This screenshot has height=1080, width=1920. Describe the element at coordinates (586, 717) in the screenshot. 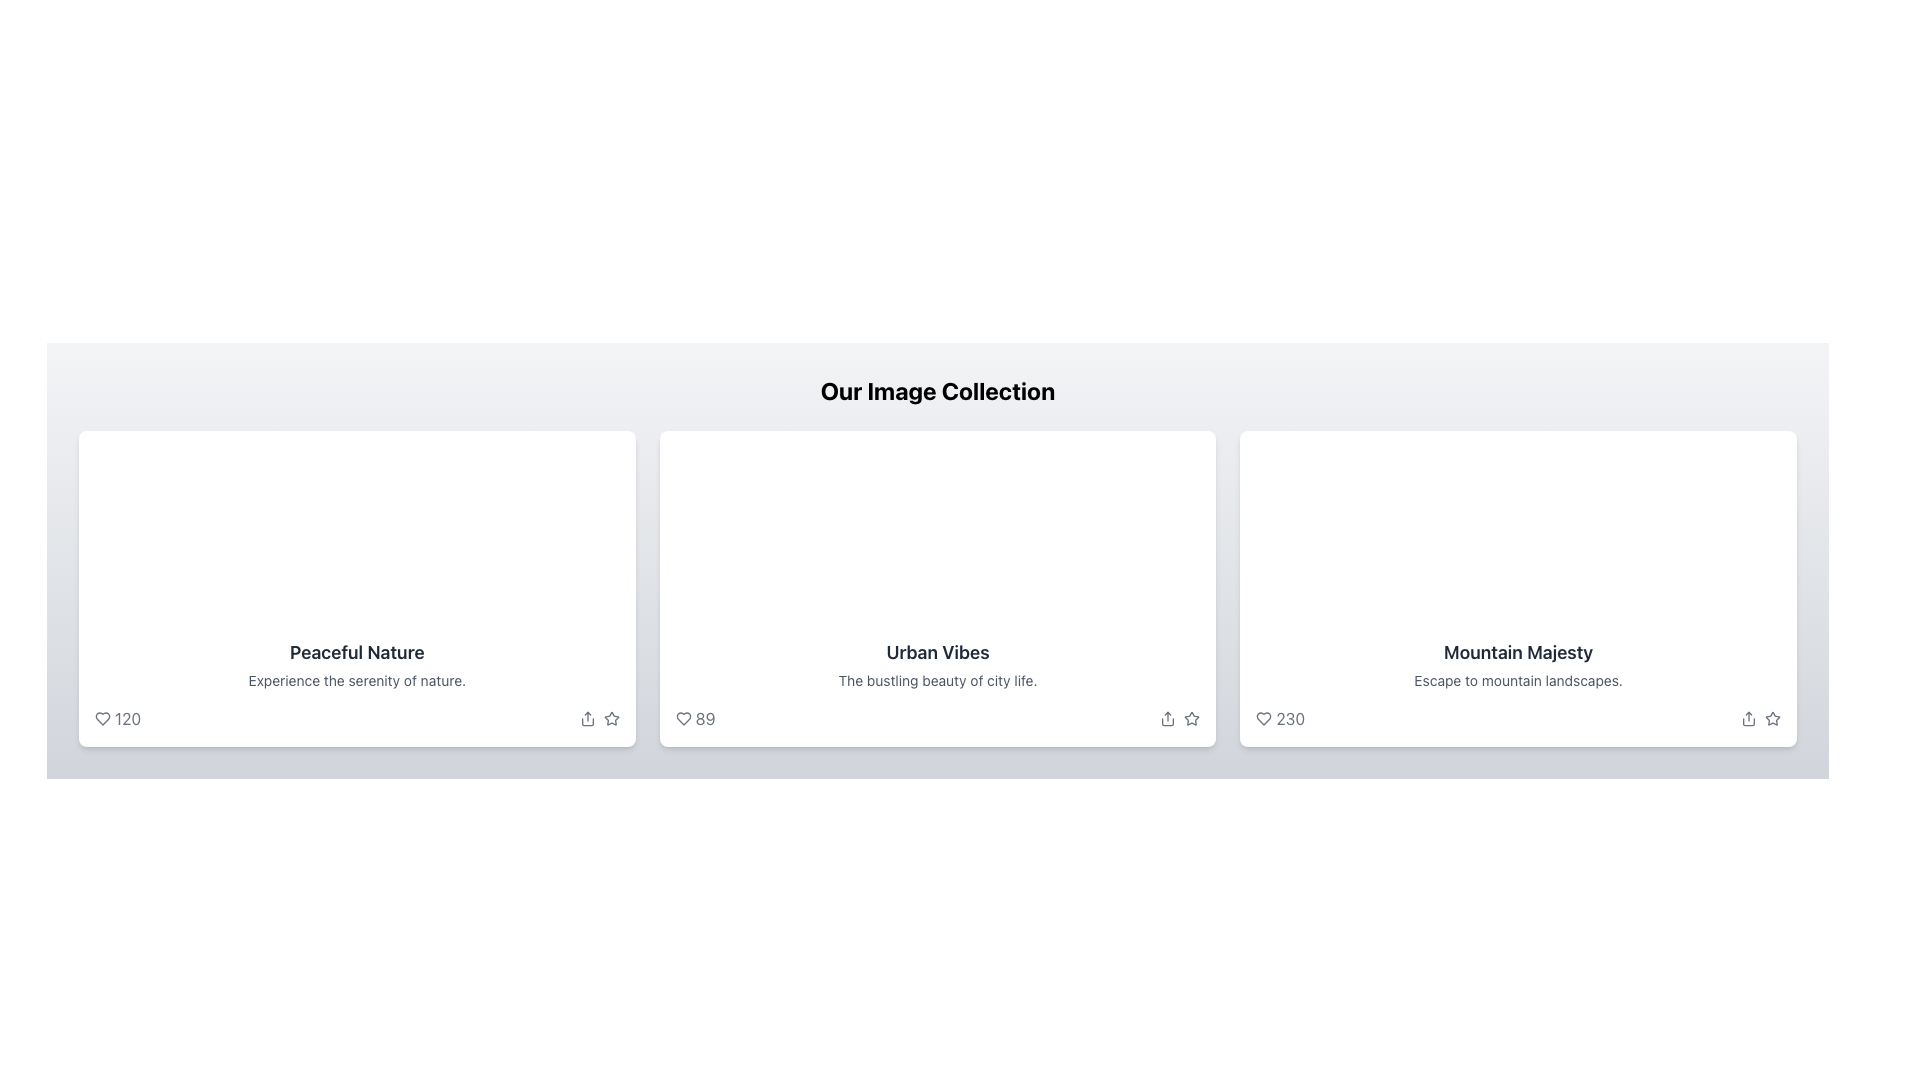

I see `the share icon button styled as an upward arrow emerging from a box located at the bottom-right corner of the 'Peaceful Nature' card` at that location.